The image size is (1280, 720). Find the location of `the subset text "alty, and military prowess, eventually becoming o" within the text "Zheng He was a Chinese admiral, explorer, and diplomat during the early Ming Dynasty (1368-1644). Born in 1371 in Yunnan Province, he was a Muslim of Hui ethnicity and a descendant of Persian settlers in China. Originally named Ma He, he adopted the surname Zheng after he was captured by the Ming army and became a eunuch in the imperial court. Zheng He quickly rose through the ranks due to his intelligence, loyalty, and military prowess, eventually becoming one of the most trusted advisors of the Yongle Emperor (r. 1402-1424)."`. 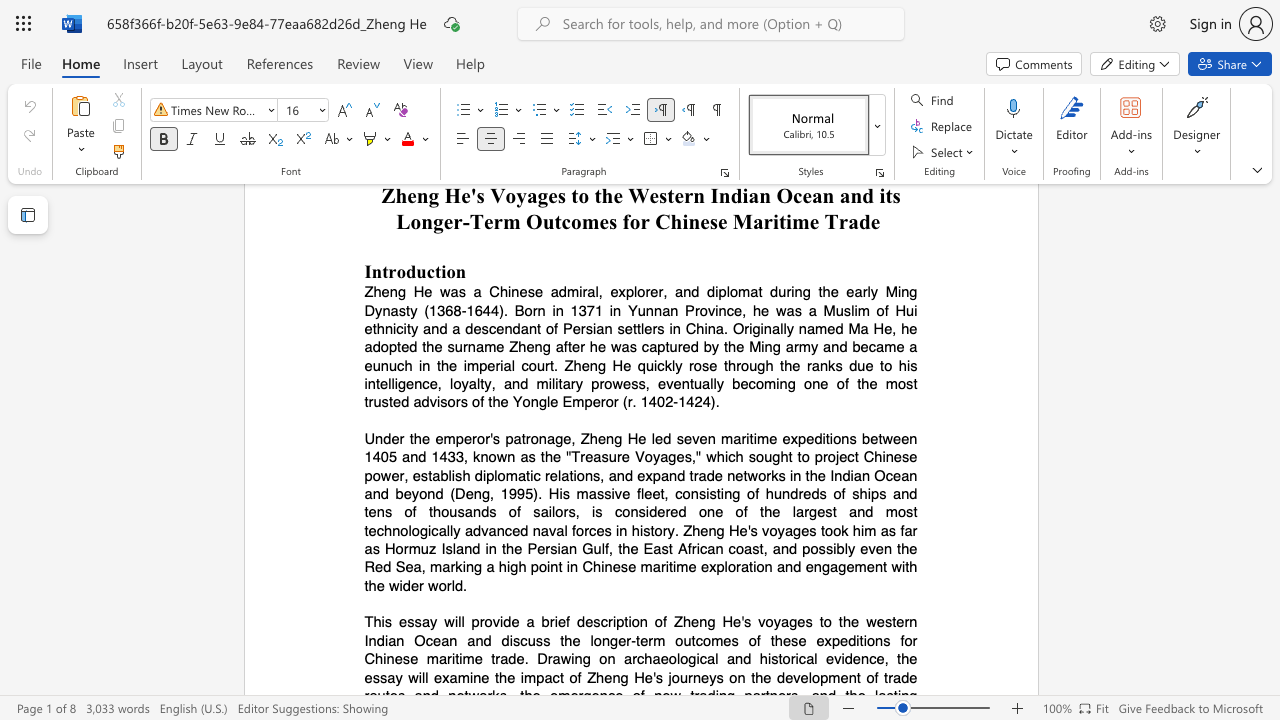

the subset text "alty, and military prowess, eventually becoming o" within the text "Zheng He was a Chinese admiral, explorer, and diplomat during the early Ming Dynasty (1368-1644). Born in 1371 in Yunnan Province, he was a Muslim of Hui ethnicity and a descendant of Persian settlers in China. Originally named Ma He, he adopted the surname Zheng after he was captured by the Ming army and became a eunuch in the imperial court. Zheng He quickly rose through the ranks due to his intelligence, loyalty, and military prowess, eventually becoming one of the most trusted advisors of the Yongle Emperor (r. 1402-1424)." is located at coordinates (467, 383).